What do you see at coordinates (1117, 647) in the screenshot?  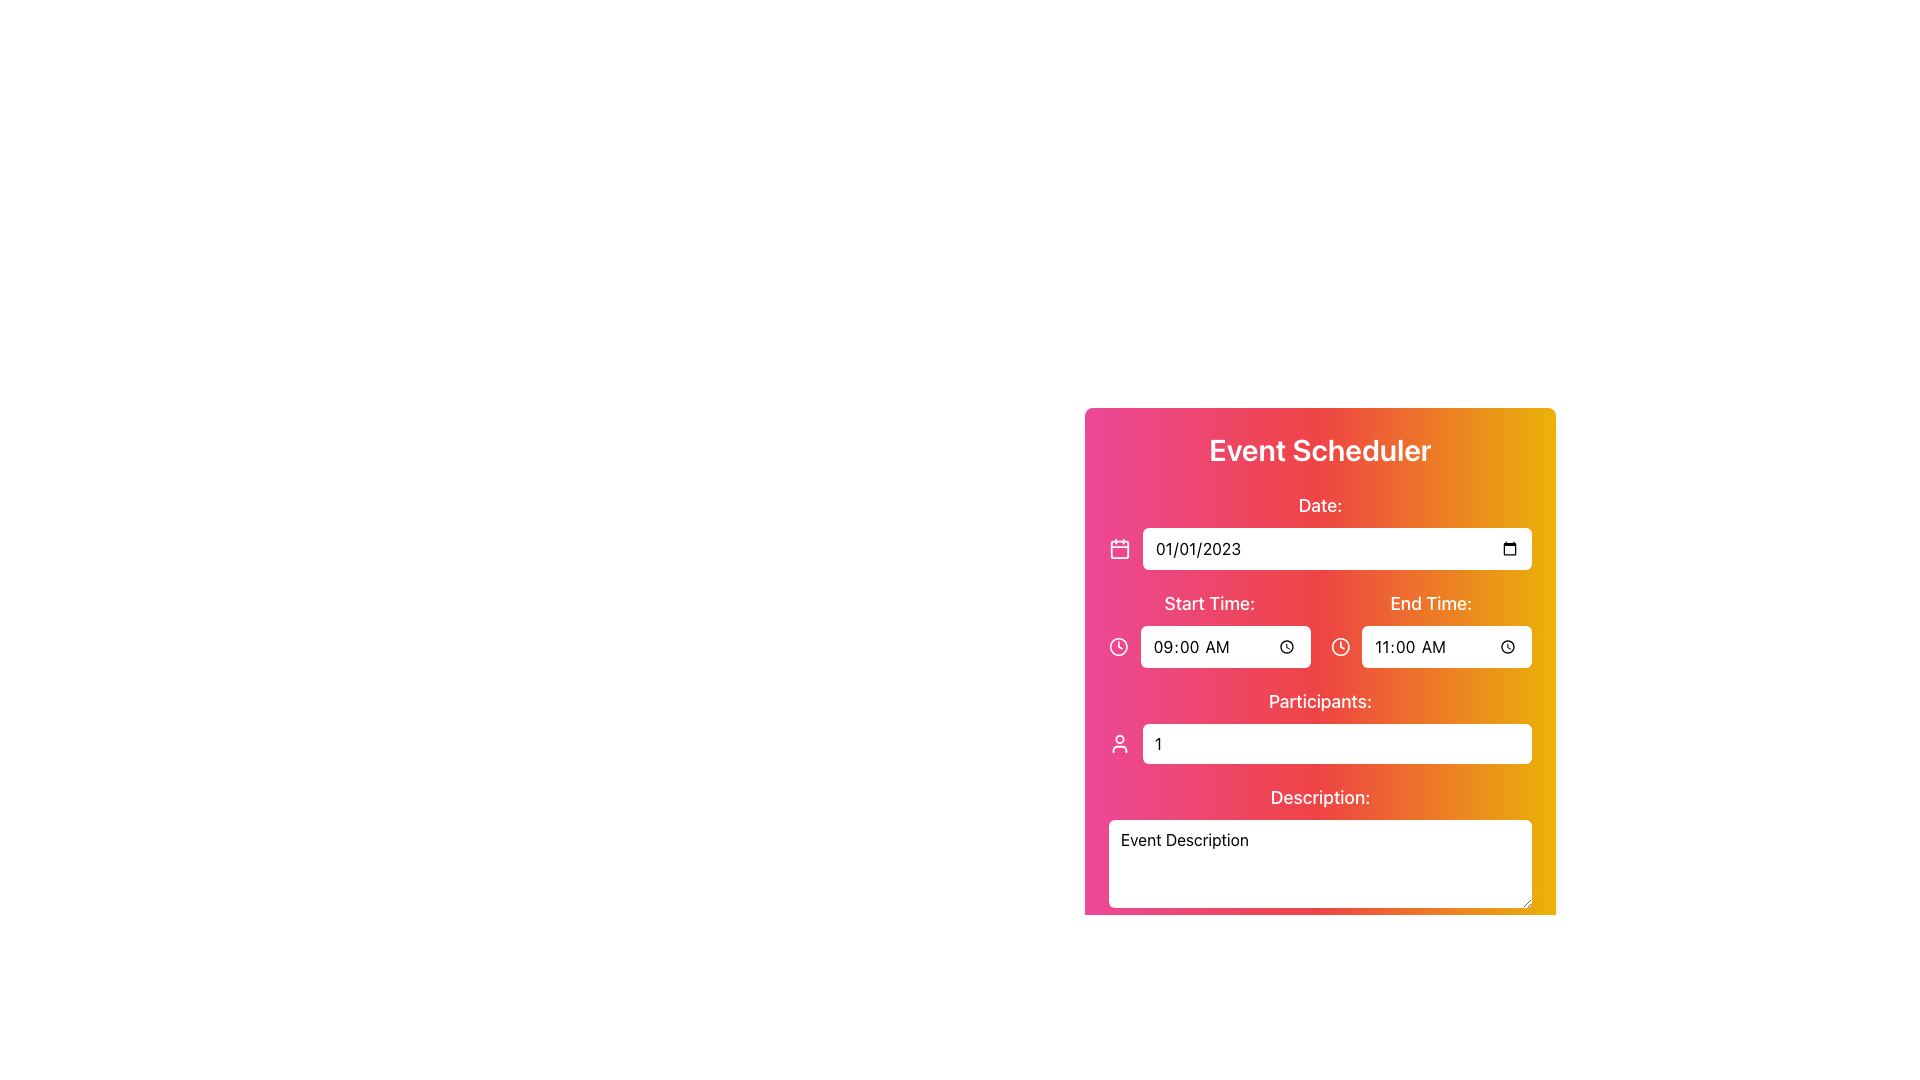 I see `the circular clock icon located to the left of the '09:00 AM' time input field in the 'Start Time' section of the 'Event Scheduler' form` at bounding box center [1117, 647].